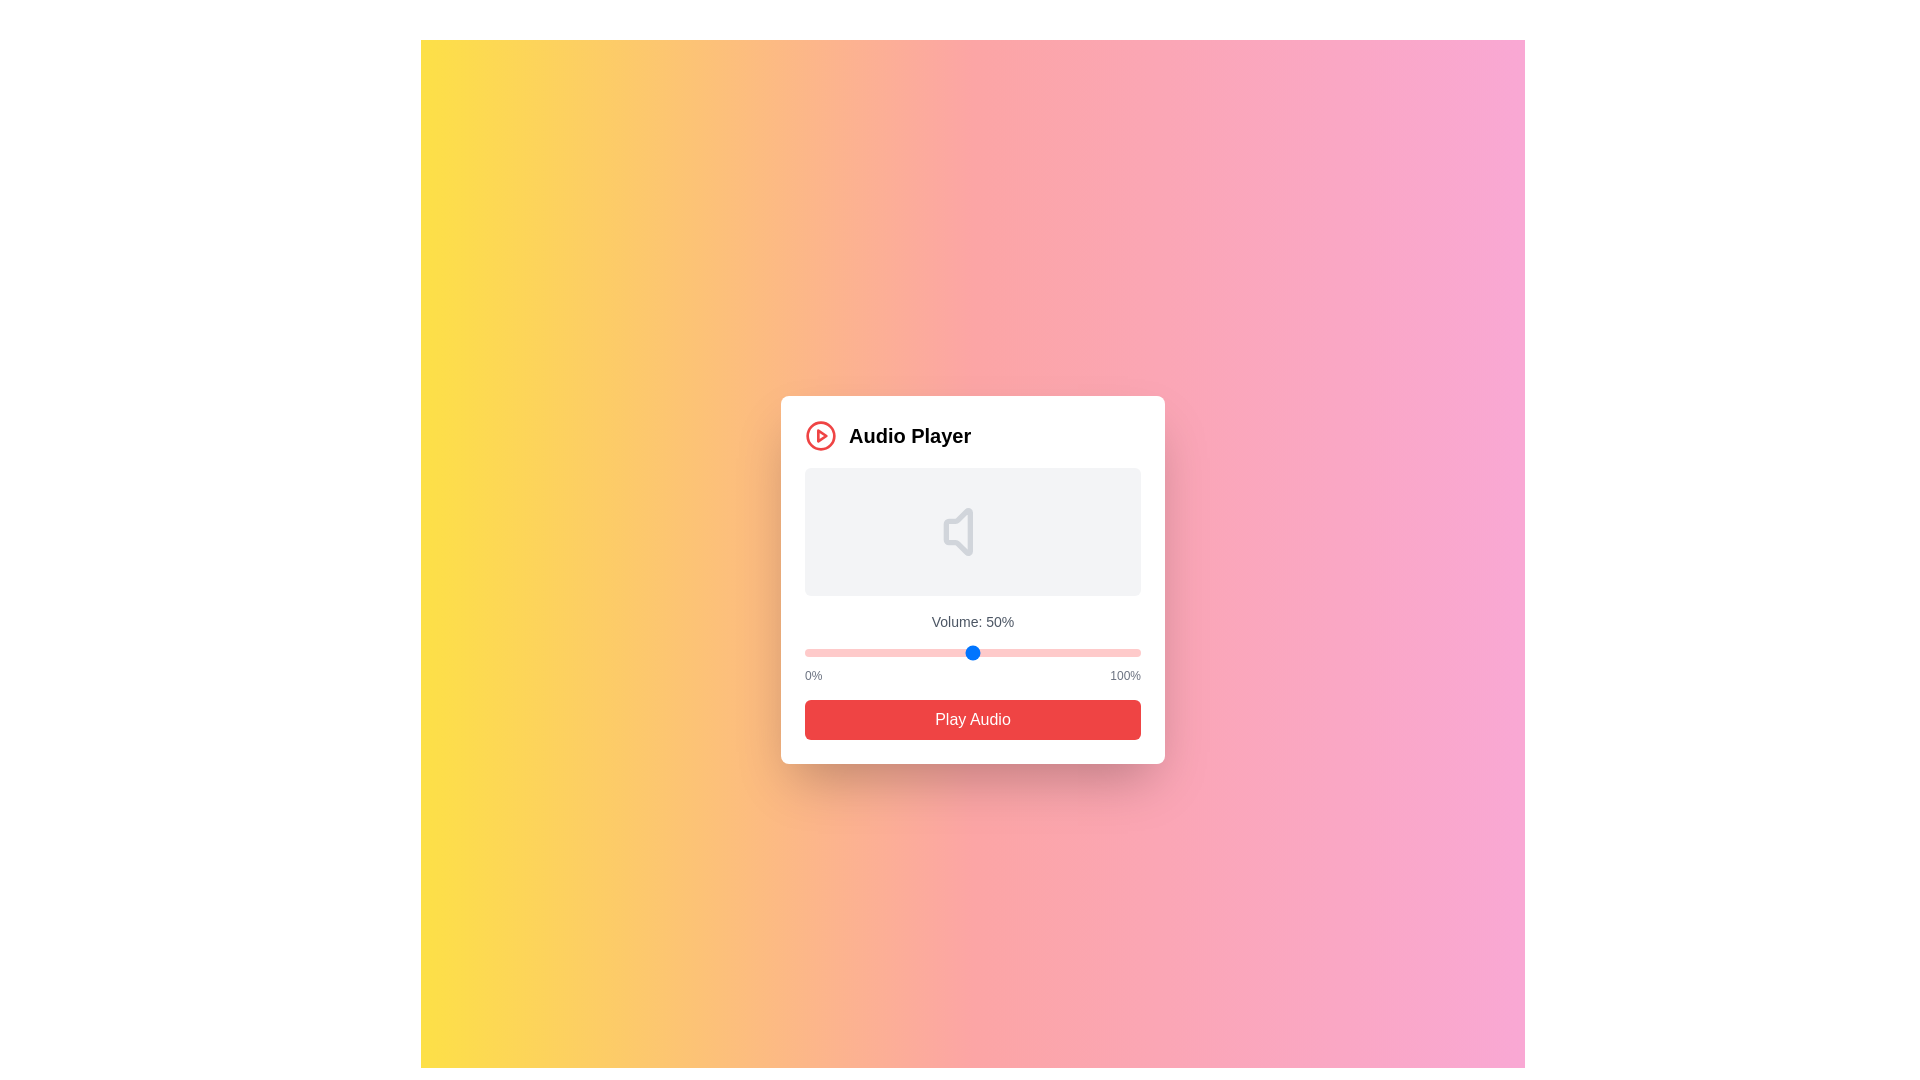 The height and width of the screenshot is (1080, 1920). What do you see at coordinates (1093, 652) in the screenshot?
I see `the volume slider to set the volume to 86%` at bounding box center [1093, 652].